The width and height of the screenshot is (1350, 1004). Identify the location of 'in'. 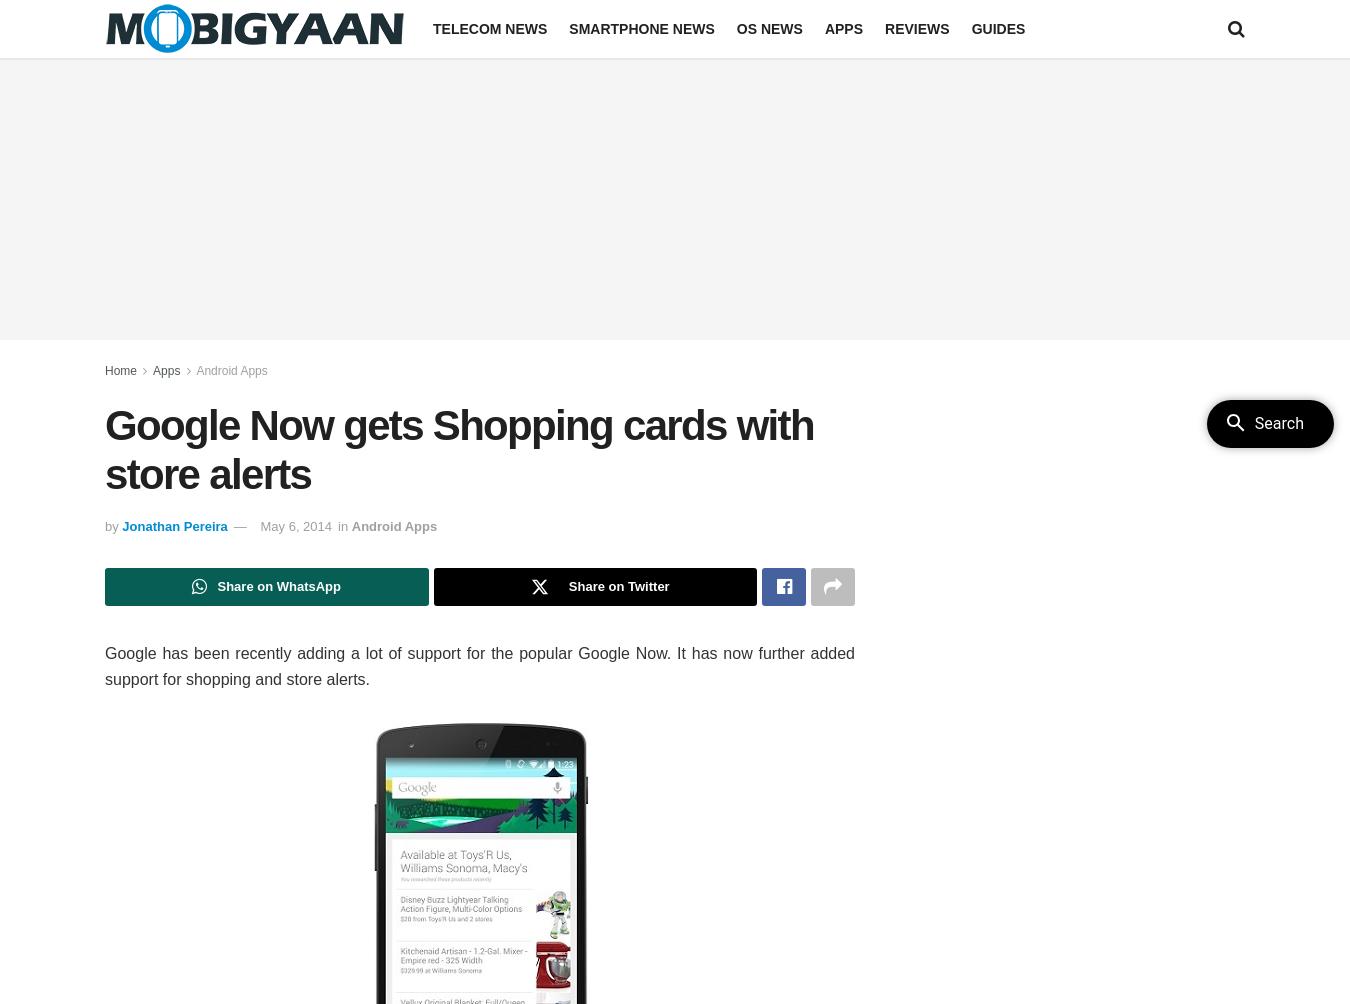
(343, 525).